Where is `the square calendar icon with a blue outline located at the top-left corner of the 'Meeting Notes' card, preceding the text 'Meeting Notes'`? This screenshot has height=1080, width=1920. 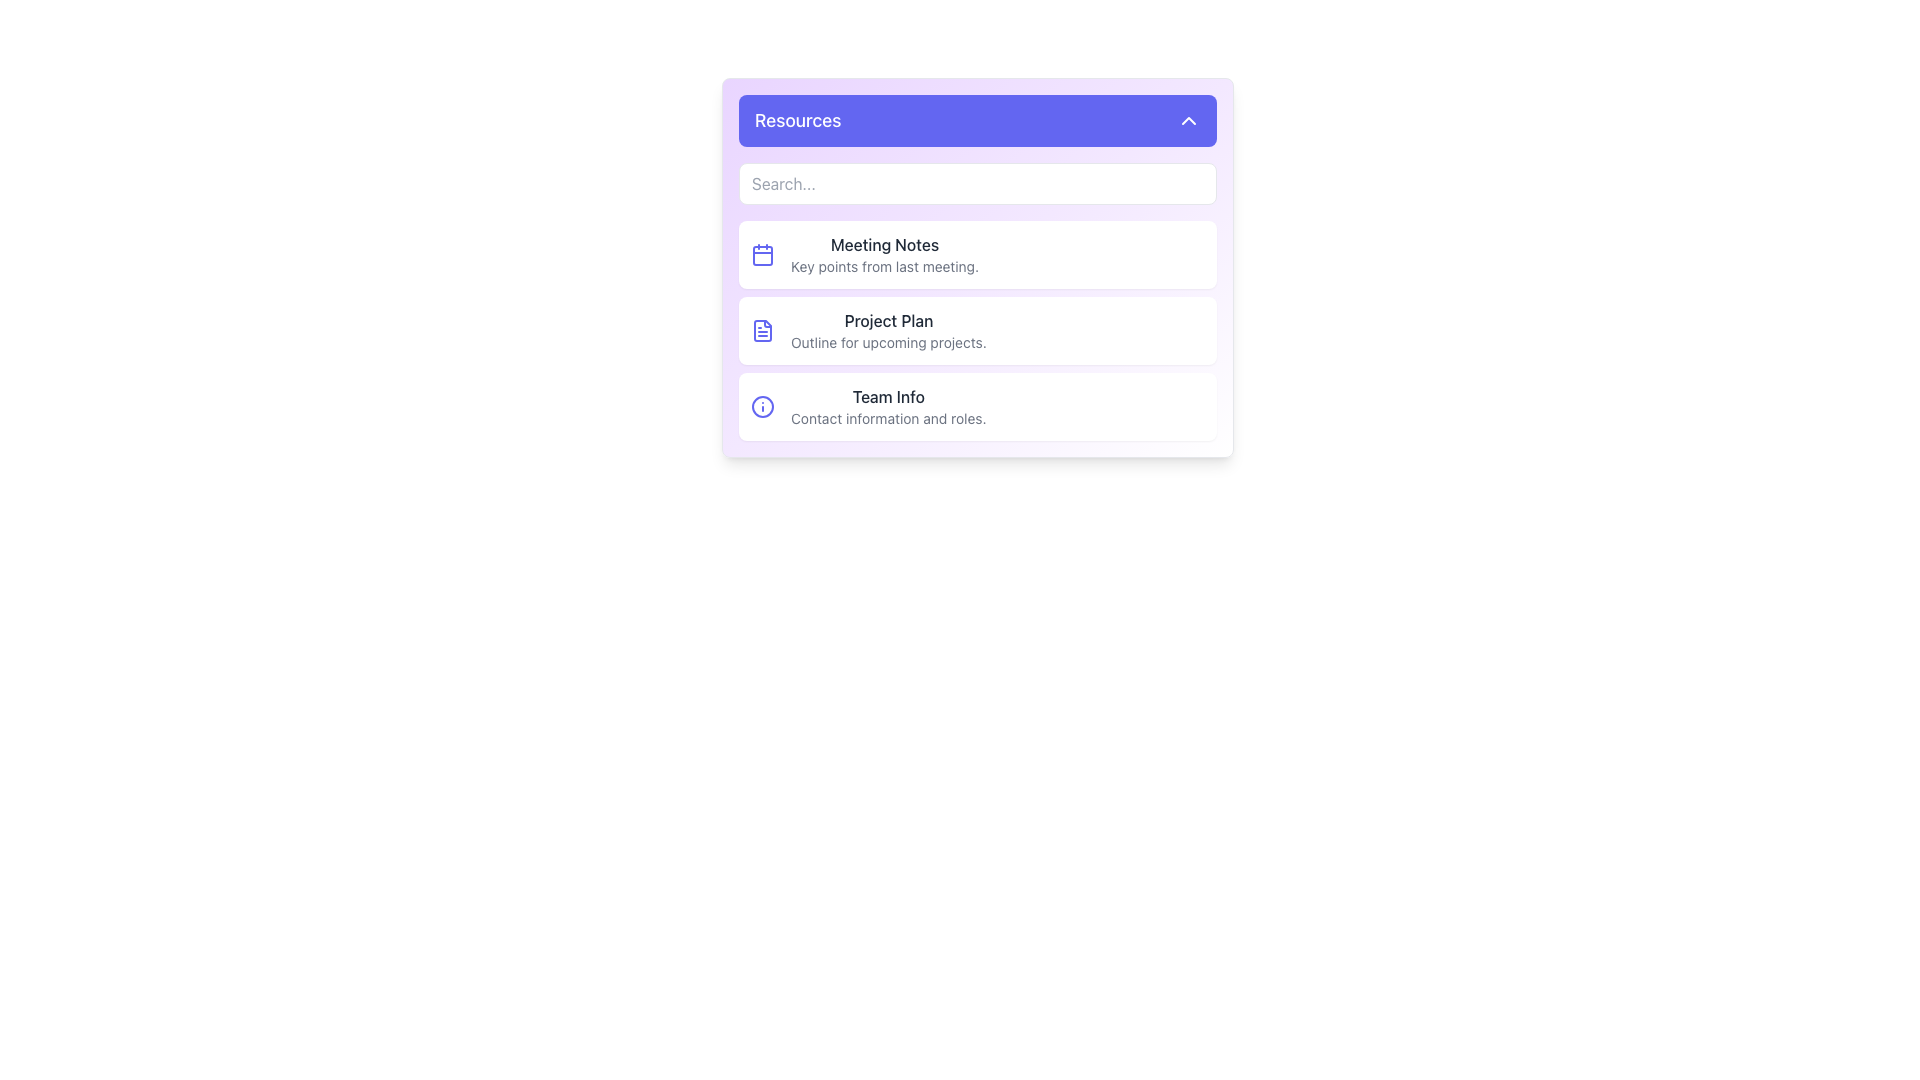 the square calendar icon with a blue outline located at the top-left corner of the 'Meeting Notes' card, preceding the text 'Meeting Notes' is located at coordinates (762, 253).